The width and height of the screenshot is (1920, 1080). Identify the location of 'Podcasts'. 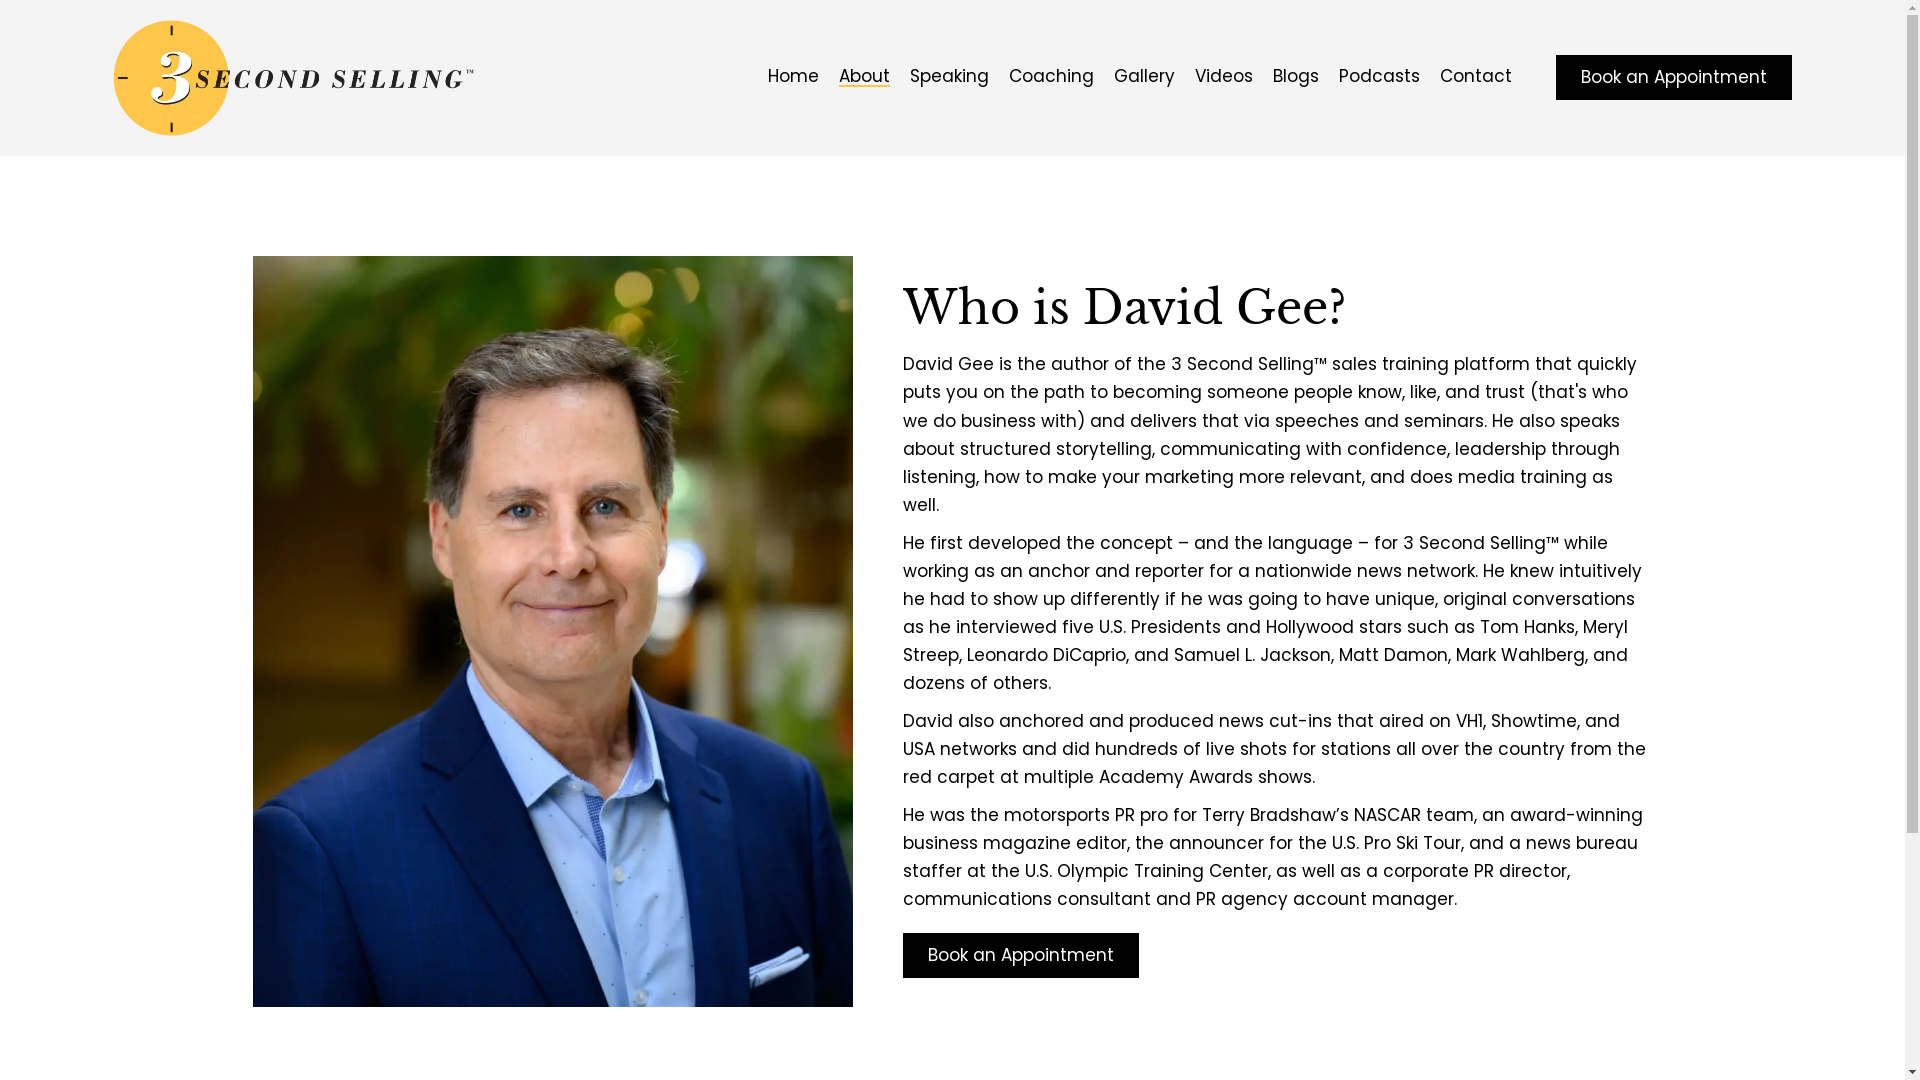
(1378, 76).